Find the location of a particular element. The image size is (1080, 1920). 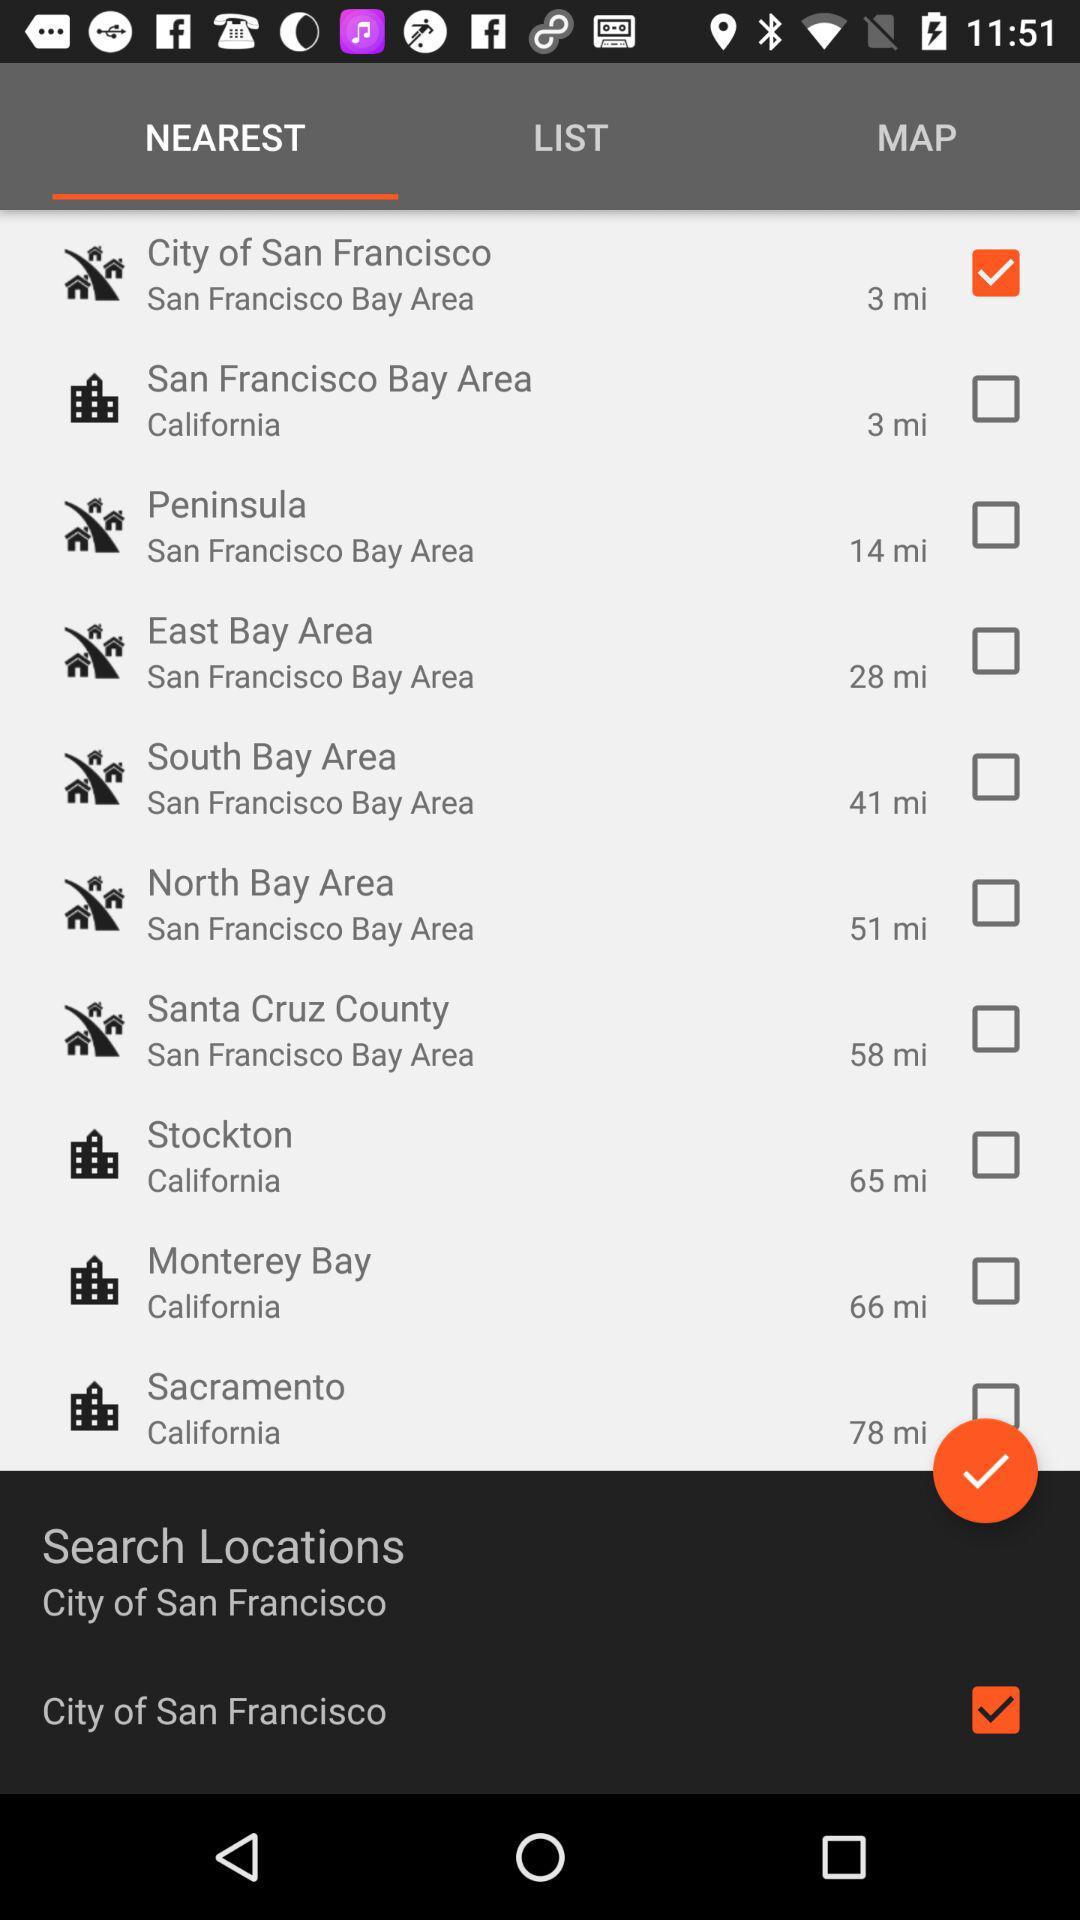

check the box is located at coordinates (995, 901).